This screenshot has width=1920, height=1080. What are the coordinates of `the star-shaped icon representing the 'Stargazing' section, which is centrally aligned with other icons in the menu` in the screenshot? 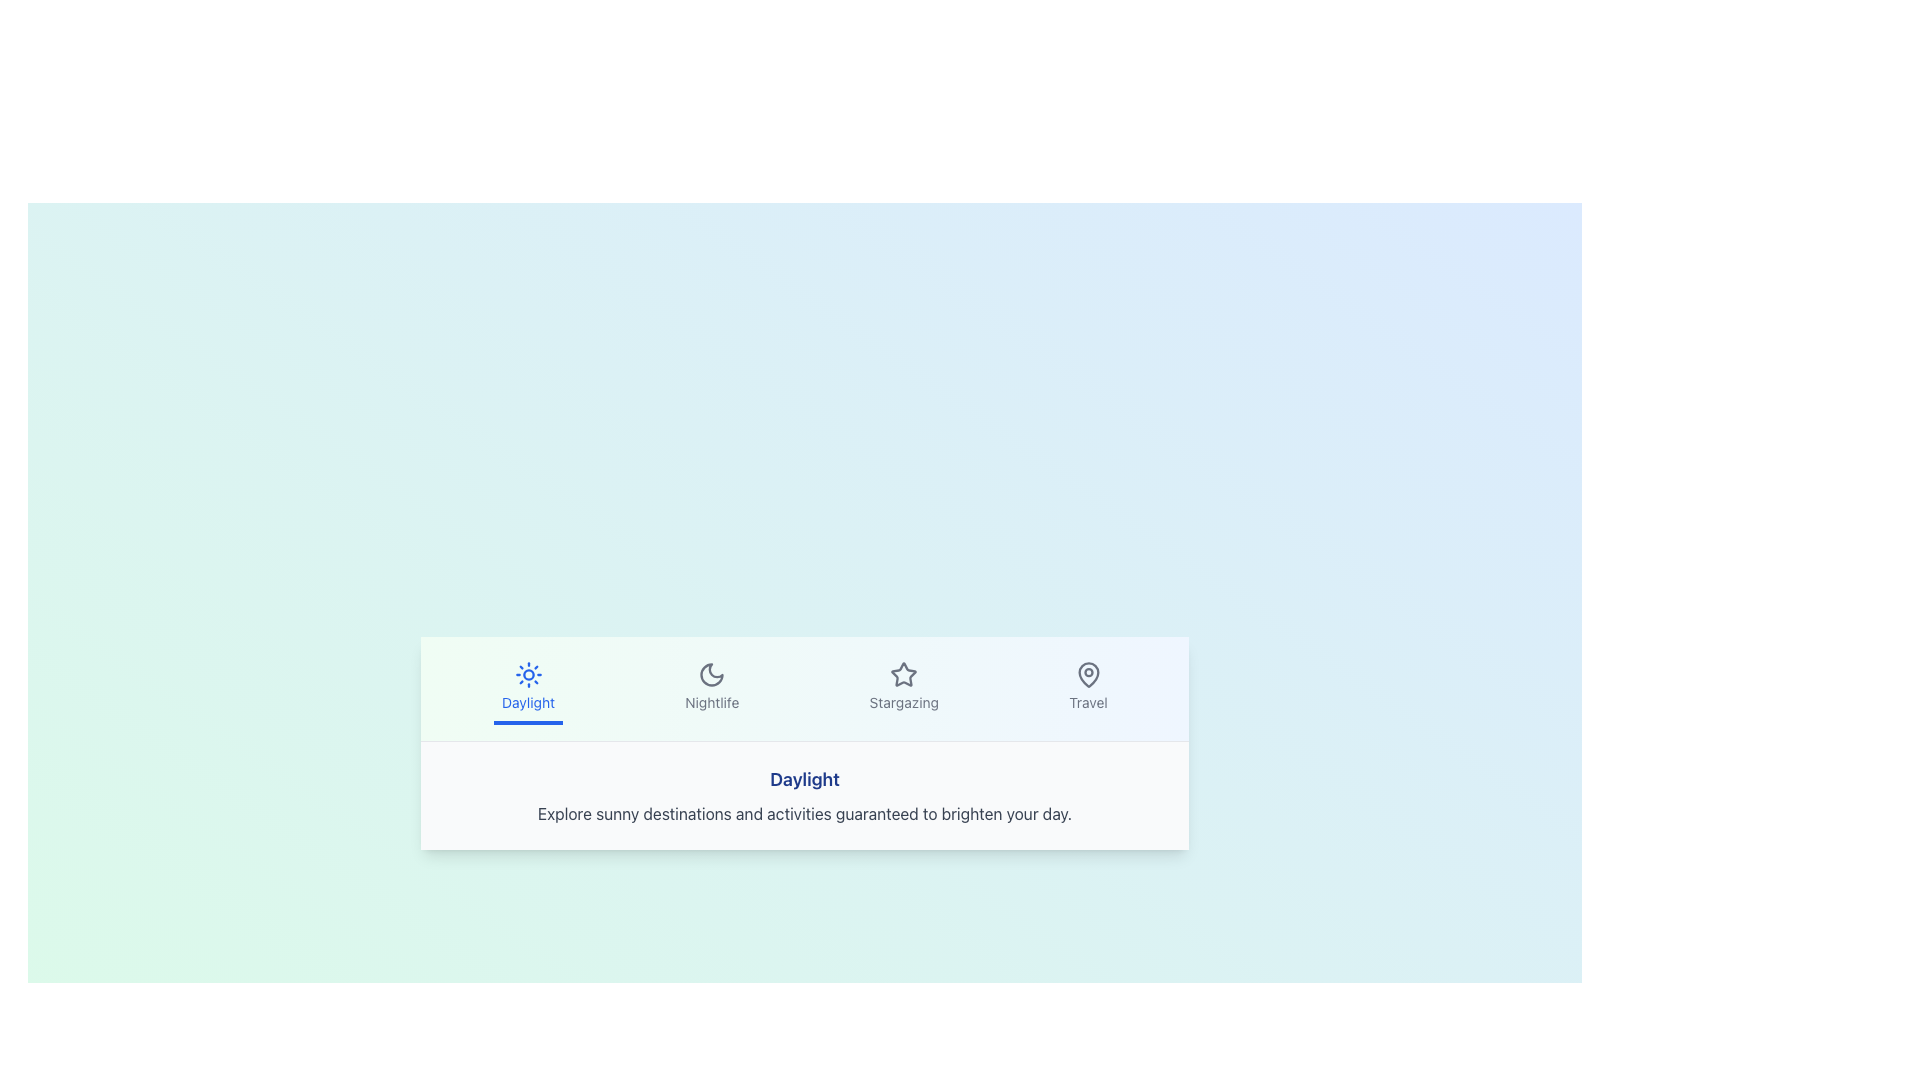 It's located at (903, 673).